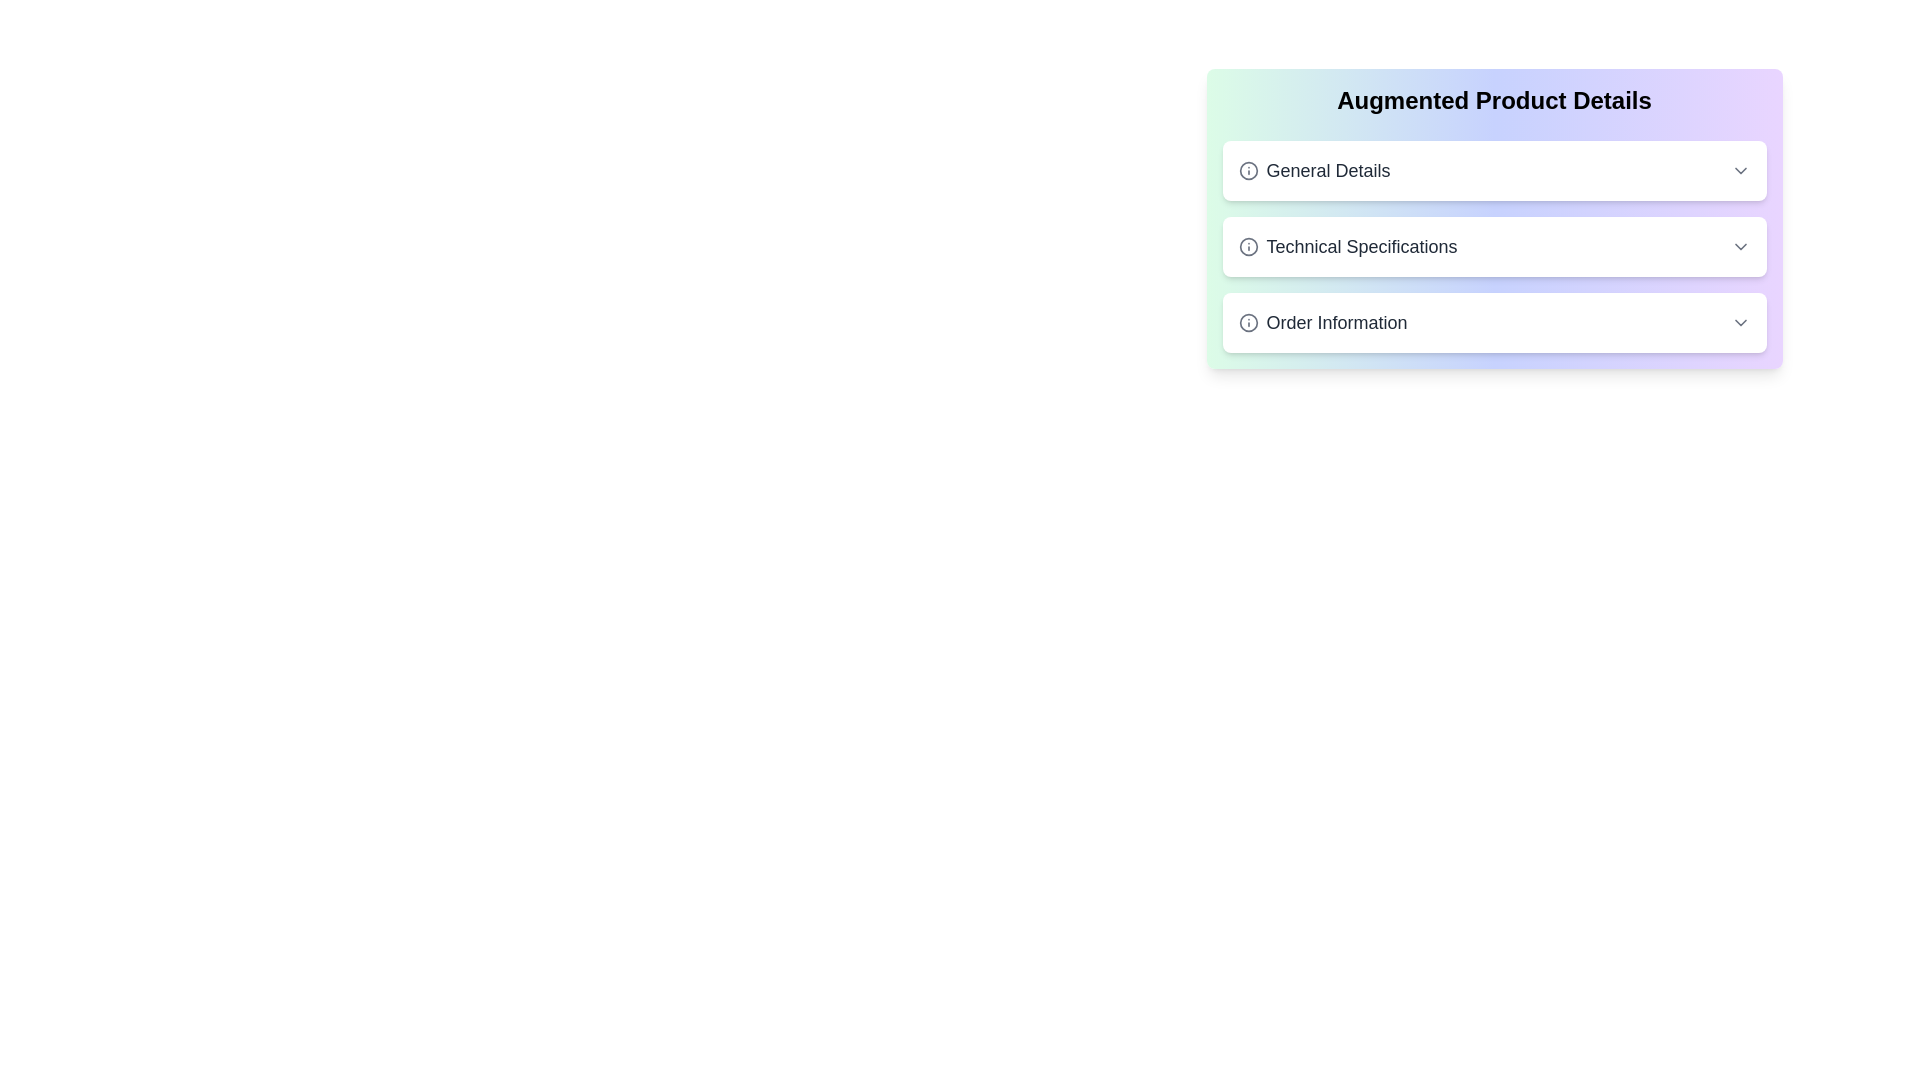  What do you see at coordinates (1247, 169) in the screenshot?
I see `the SVG circle element that serves as an icon for the 'General Details' section, located on the left side of the text label in the first row` at bounding box center [1247, 169].